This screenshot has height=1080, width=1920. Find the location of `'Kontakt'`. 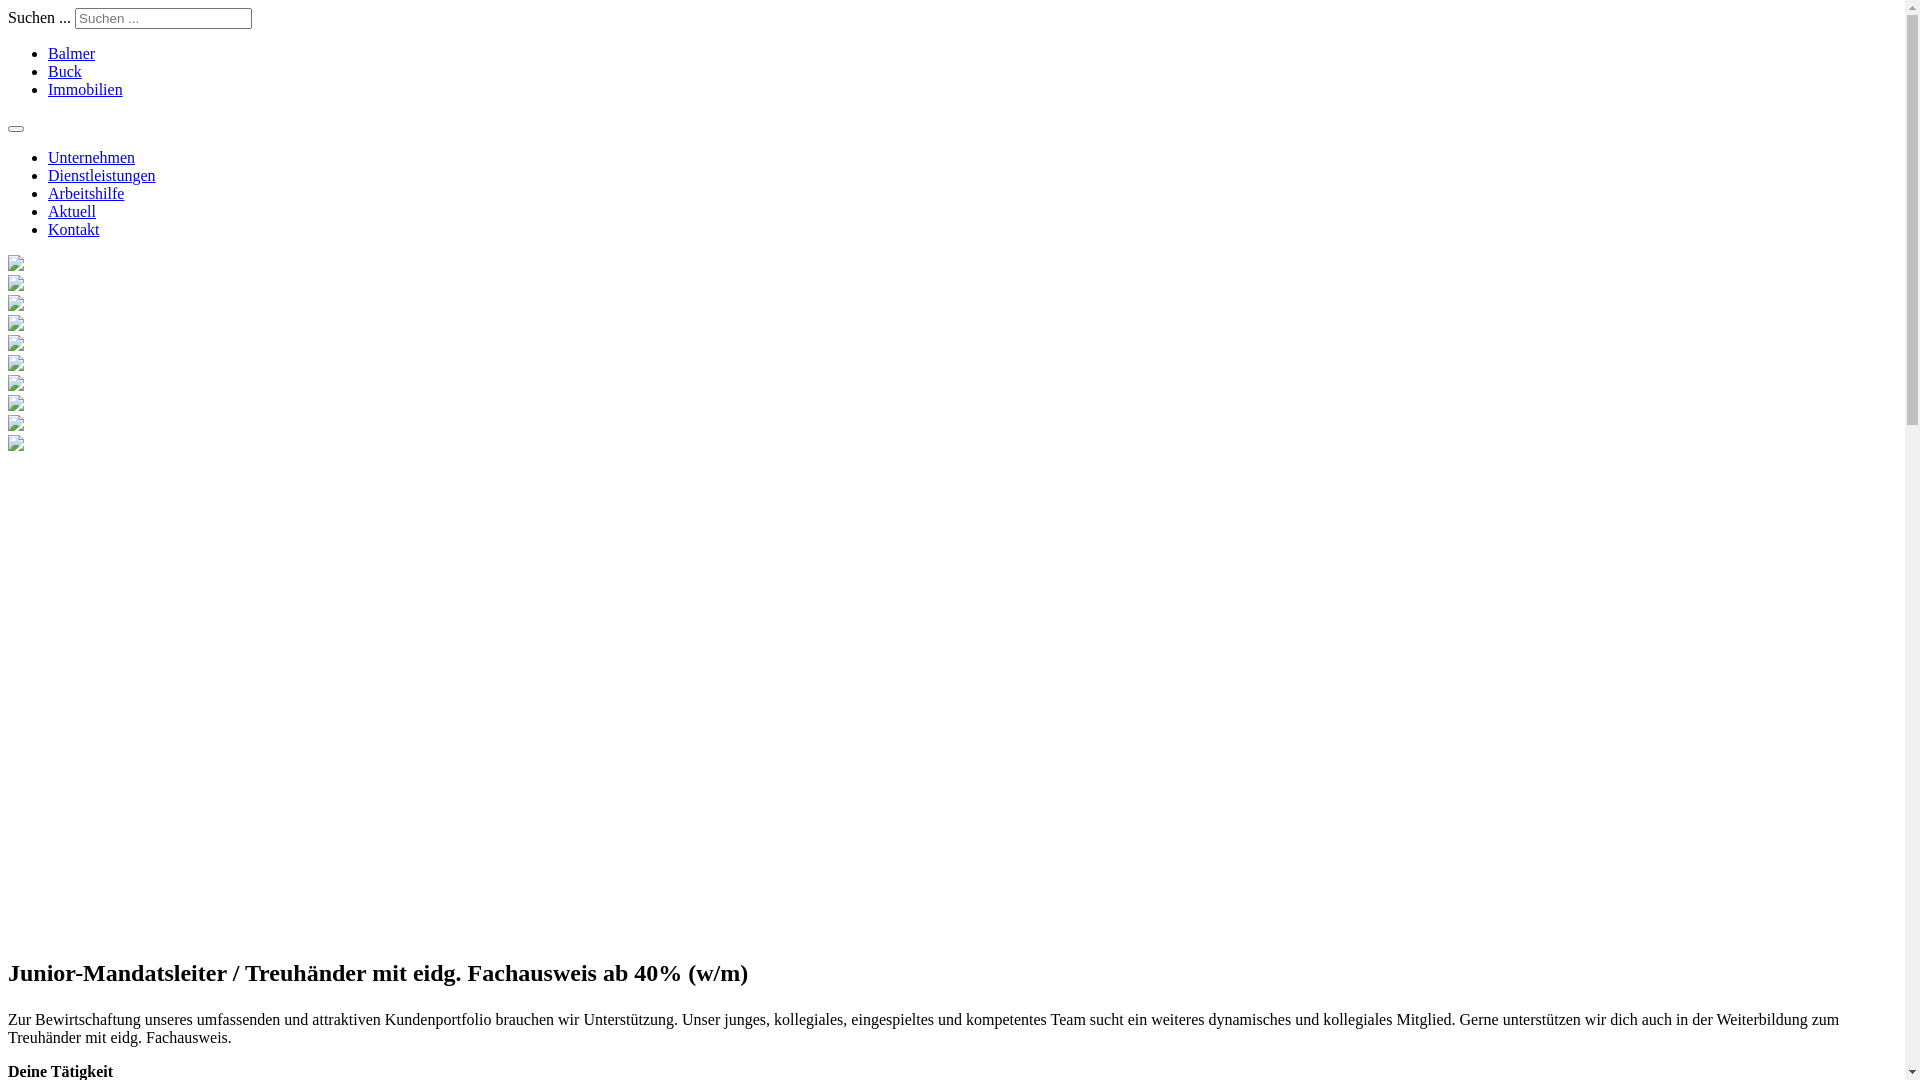

'Kontakt' is located at coordinates (73, 228).